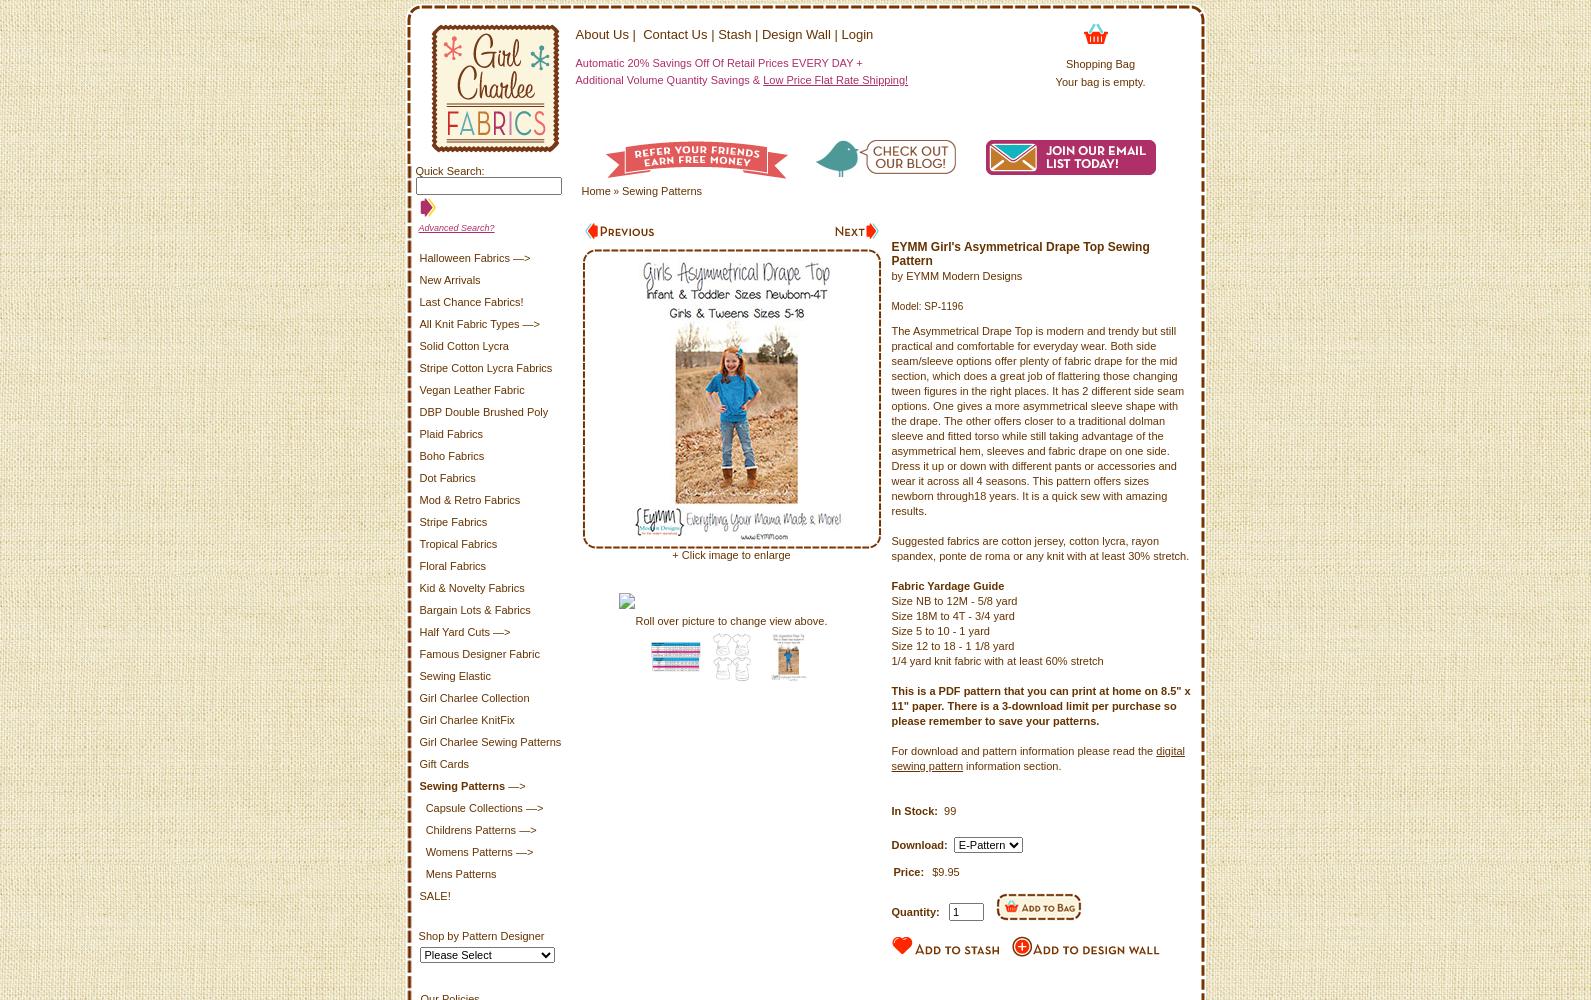  Describe the element at coordinates (470, 302) in the screenshot. I see `'Last Chance Fabrics!'` at that location.